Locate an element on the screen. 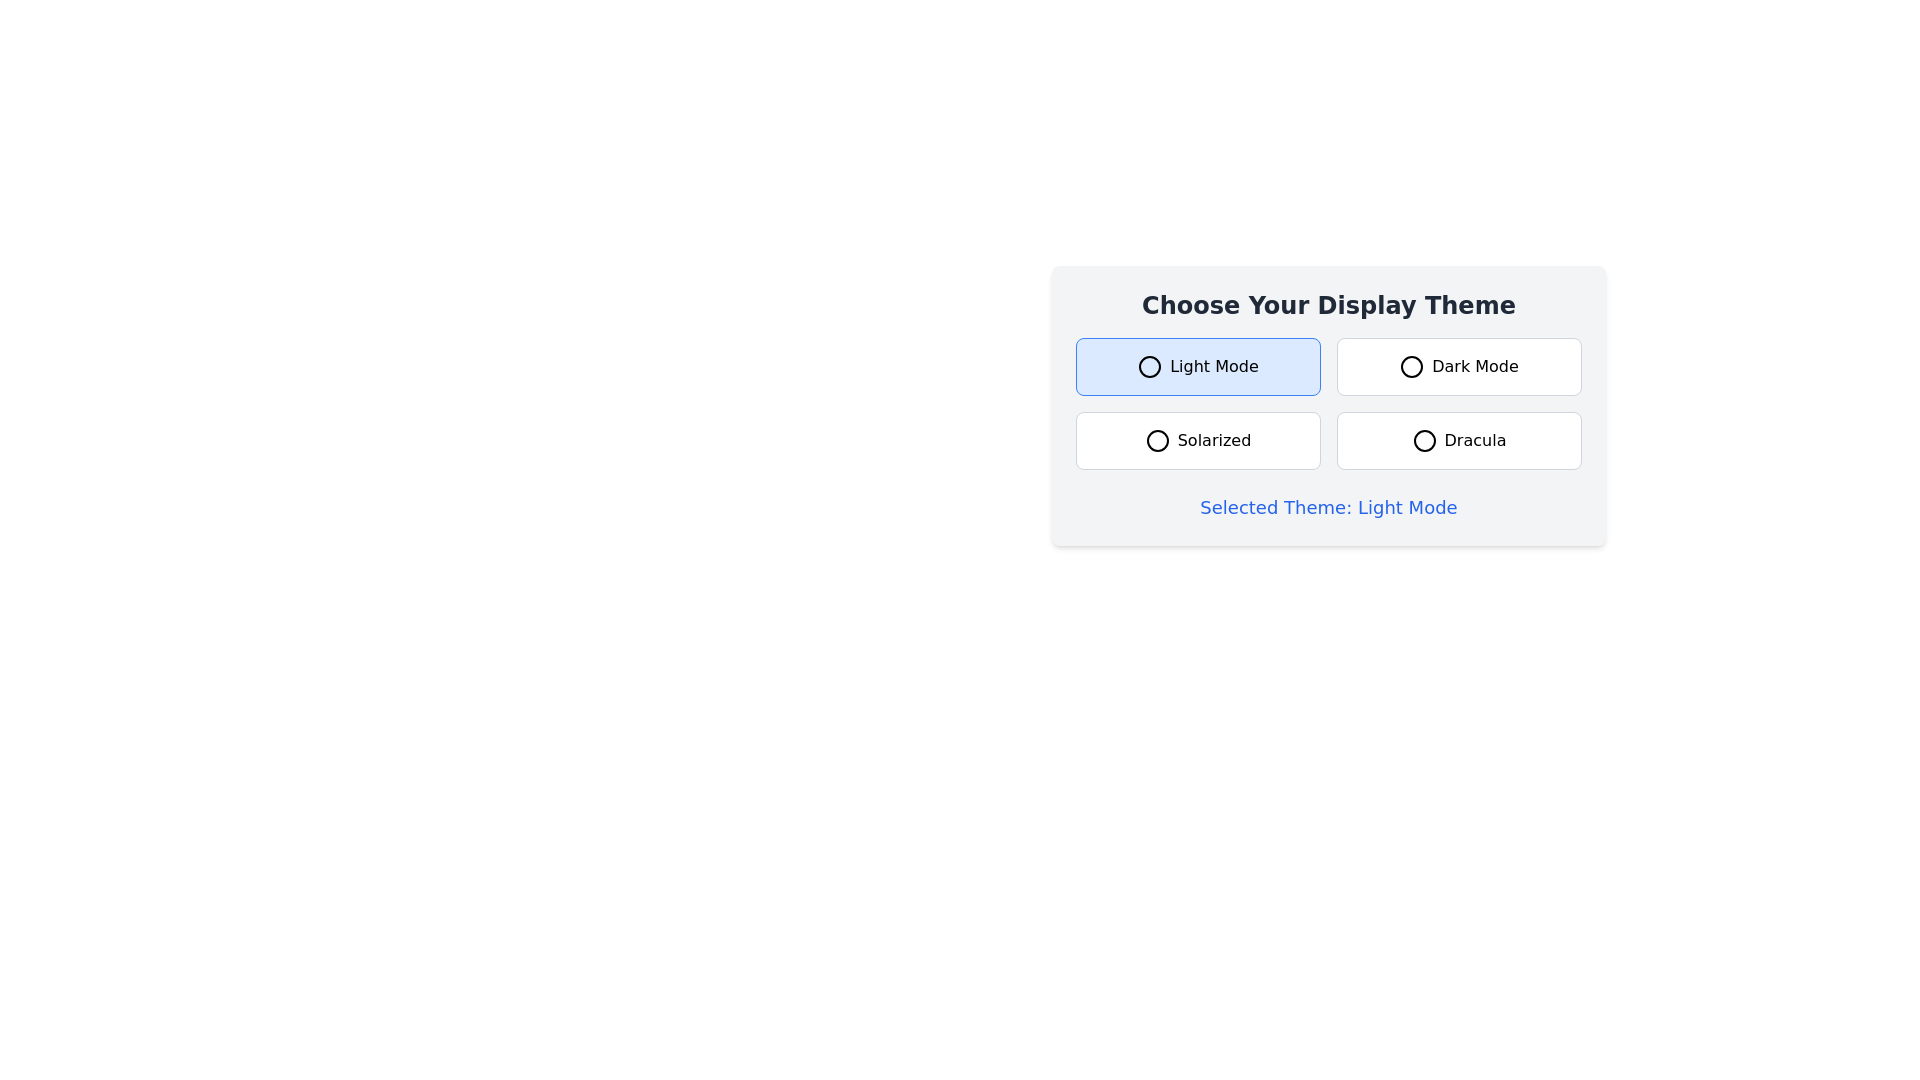  the 'Dracula' button is located at coordinates (1459, 439).